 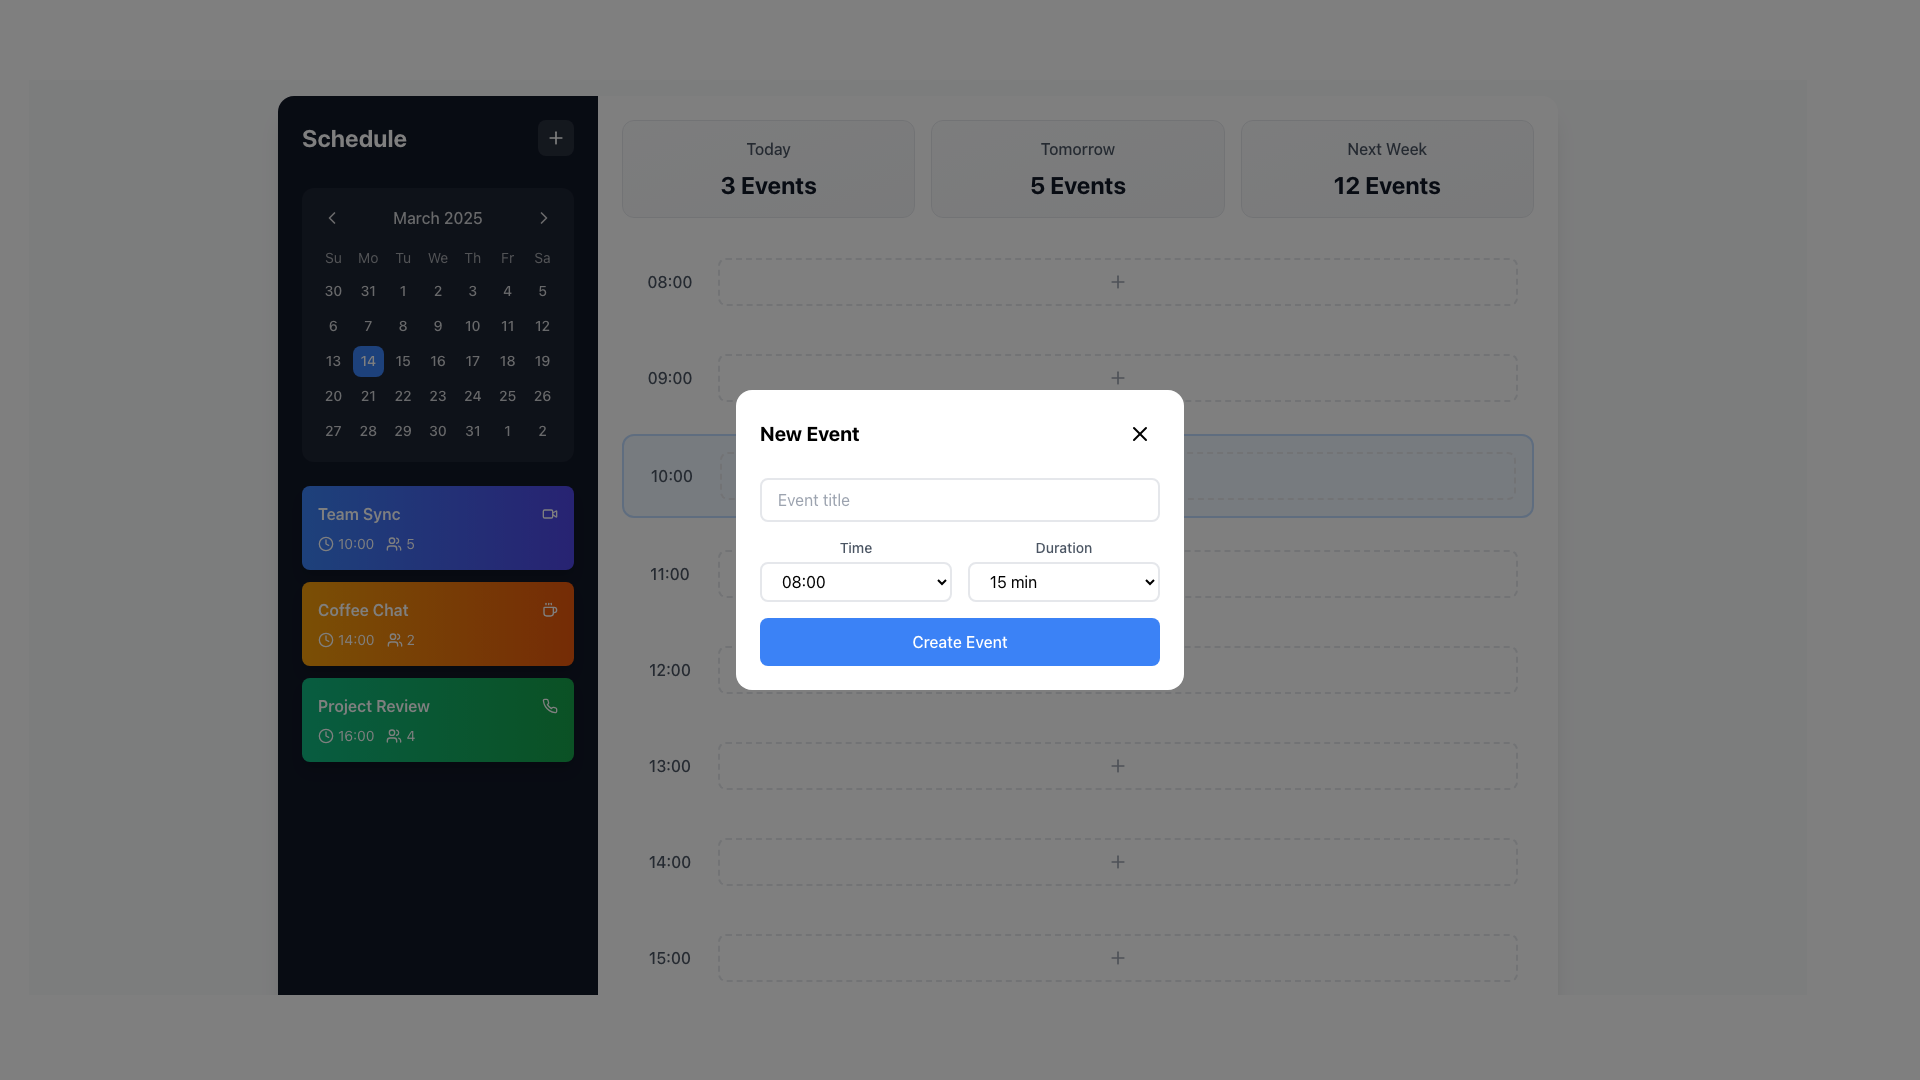 What do you see at coordinates (368, 429) in the screenshot?
I see `the '28th' day button` at bounding box center [368, 429].